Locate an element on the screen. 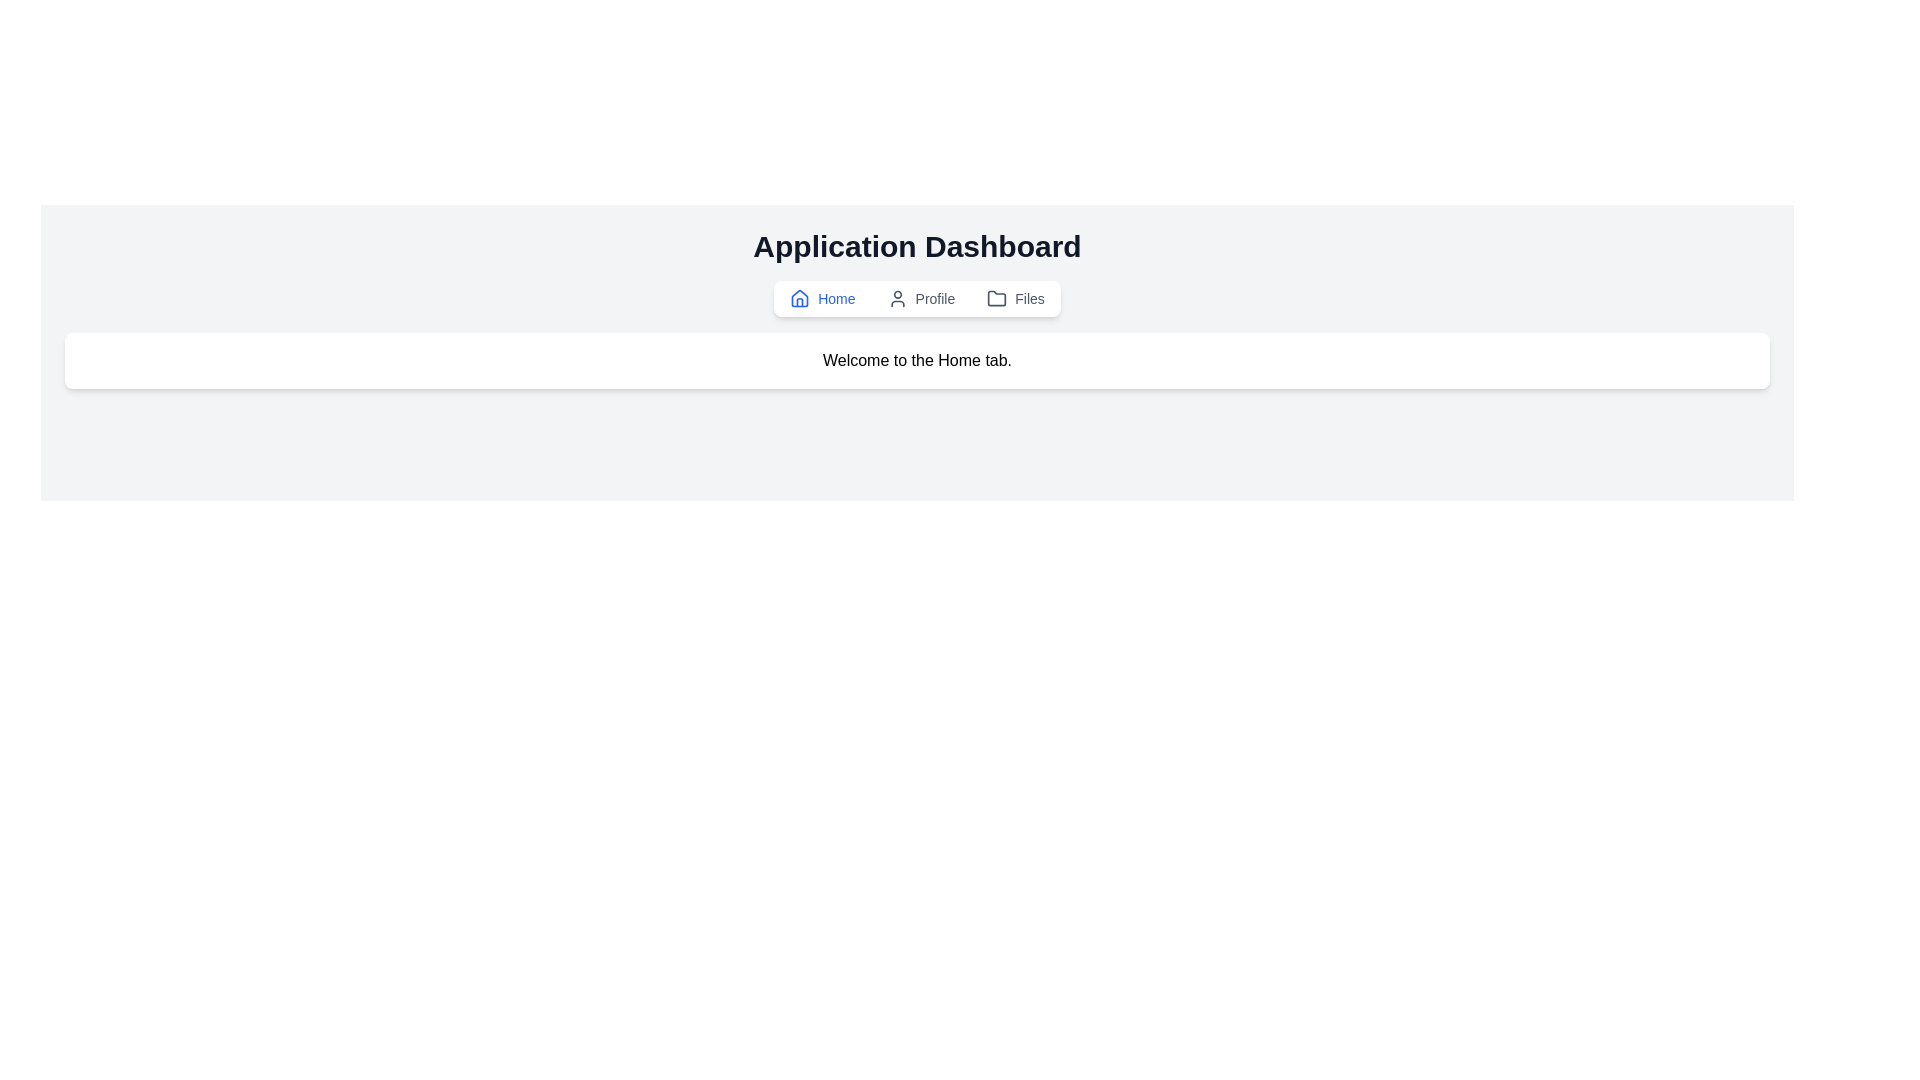  the navigation link labeled 'Files' is located at coordinates (1016, 299).